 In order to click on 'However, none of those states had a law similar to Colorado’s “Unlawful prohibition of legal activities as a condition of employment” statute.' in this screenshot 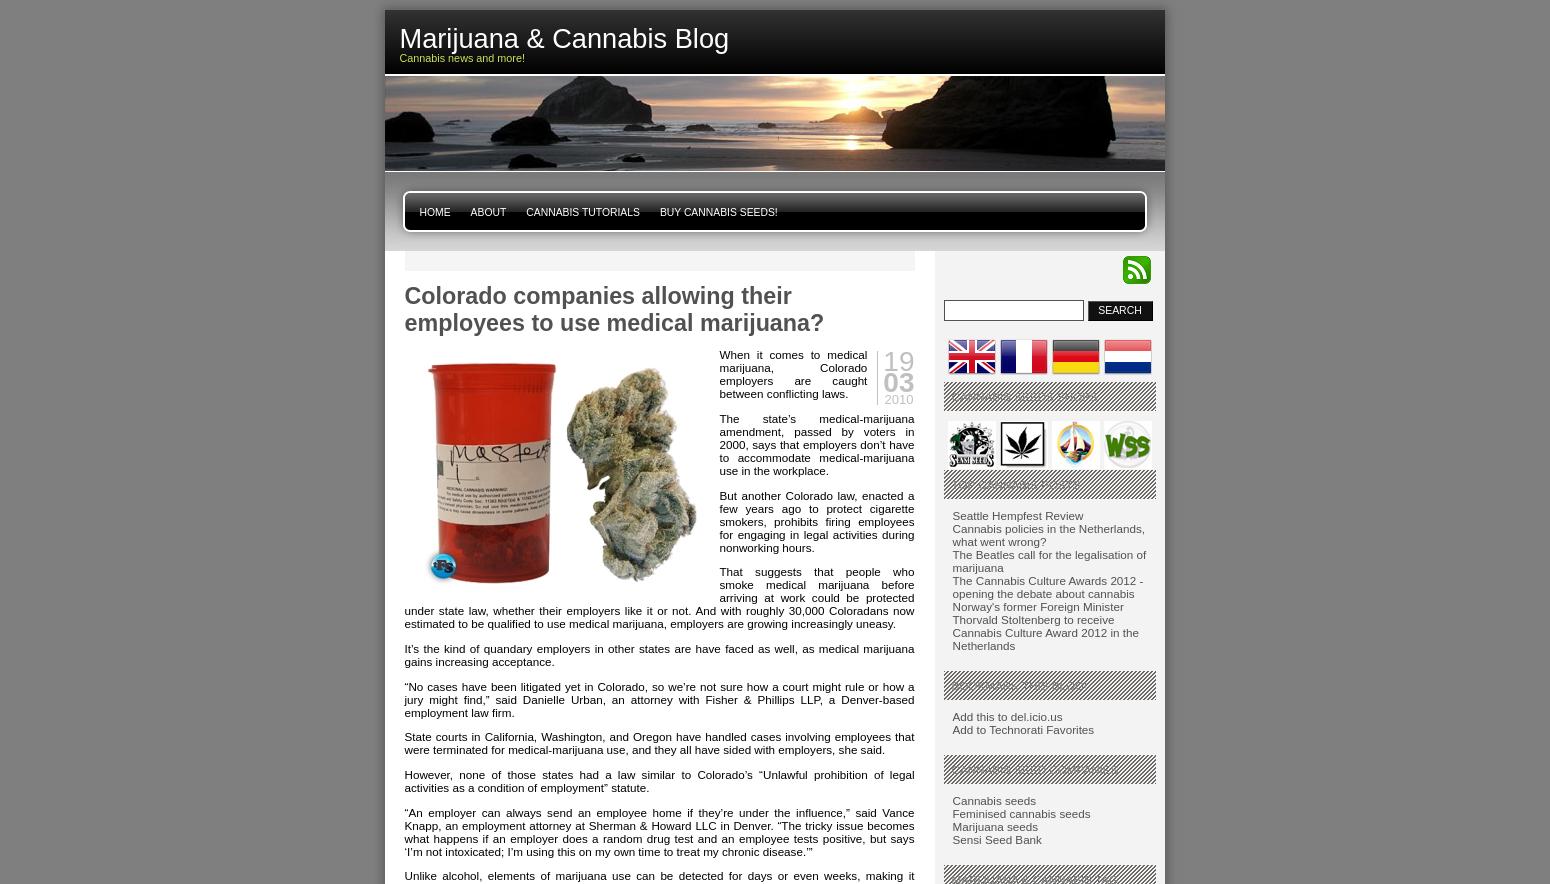, I will do `click(658, 779)`.